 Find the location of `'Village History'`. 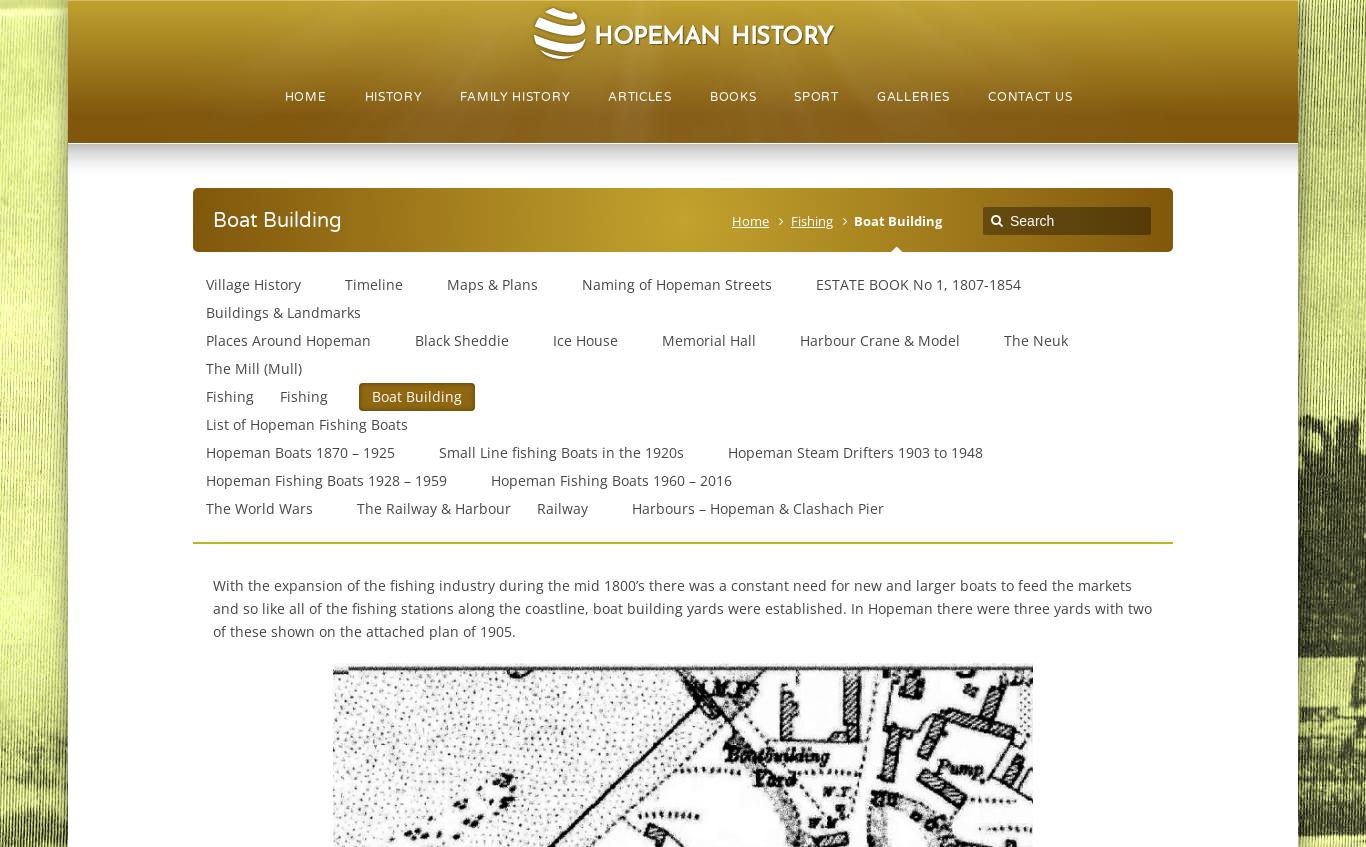

'Village History' is located at coordinates (252, 283).